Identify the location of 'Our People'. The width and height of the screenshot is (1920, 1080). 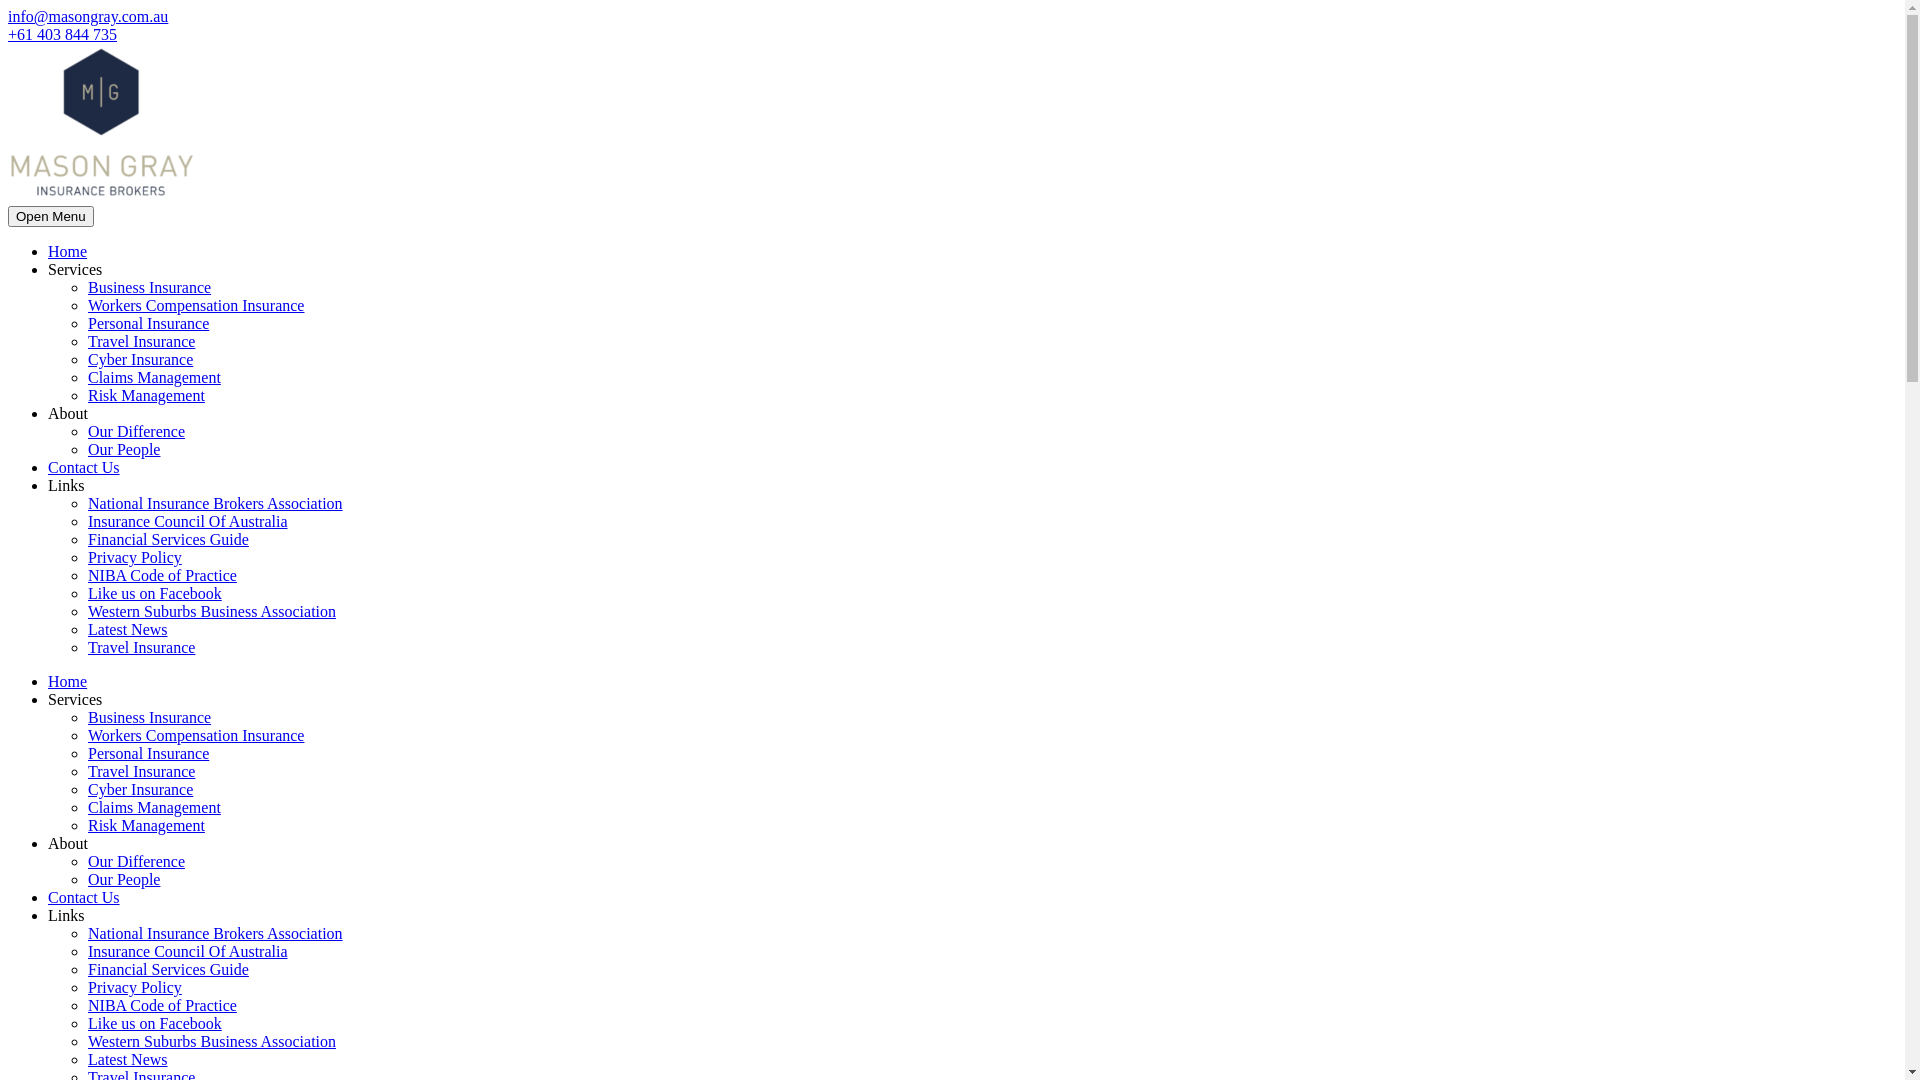
(123, 878).